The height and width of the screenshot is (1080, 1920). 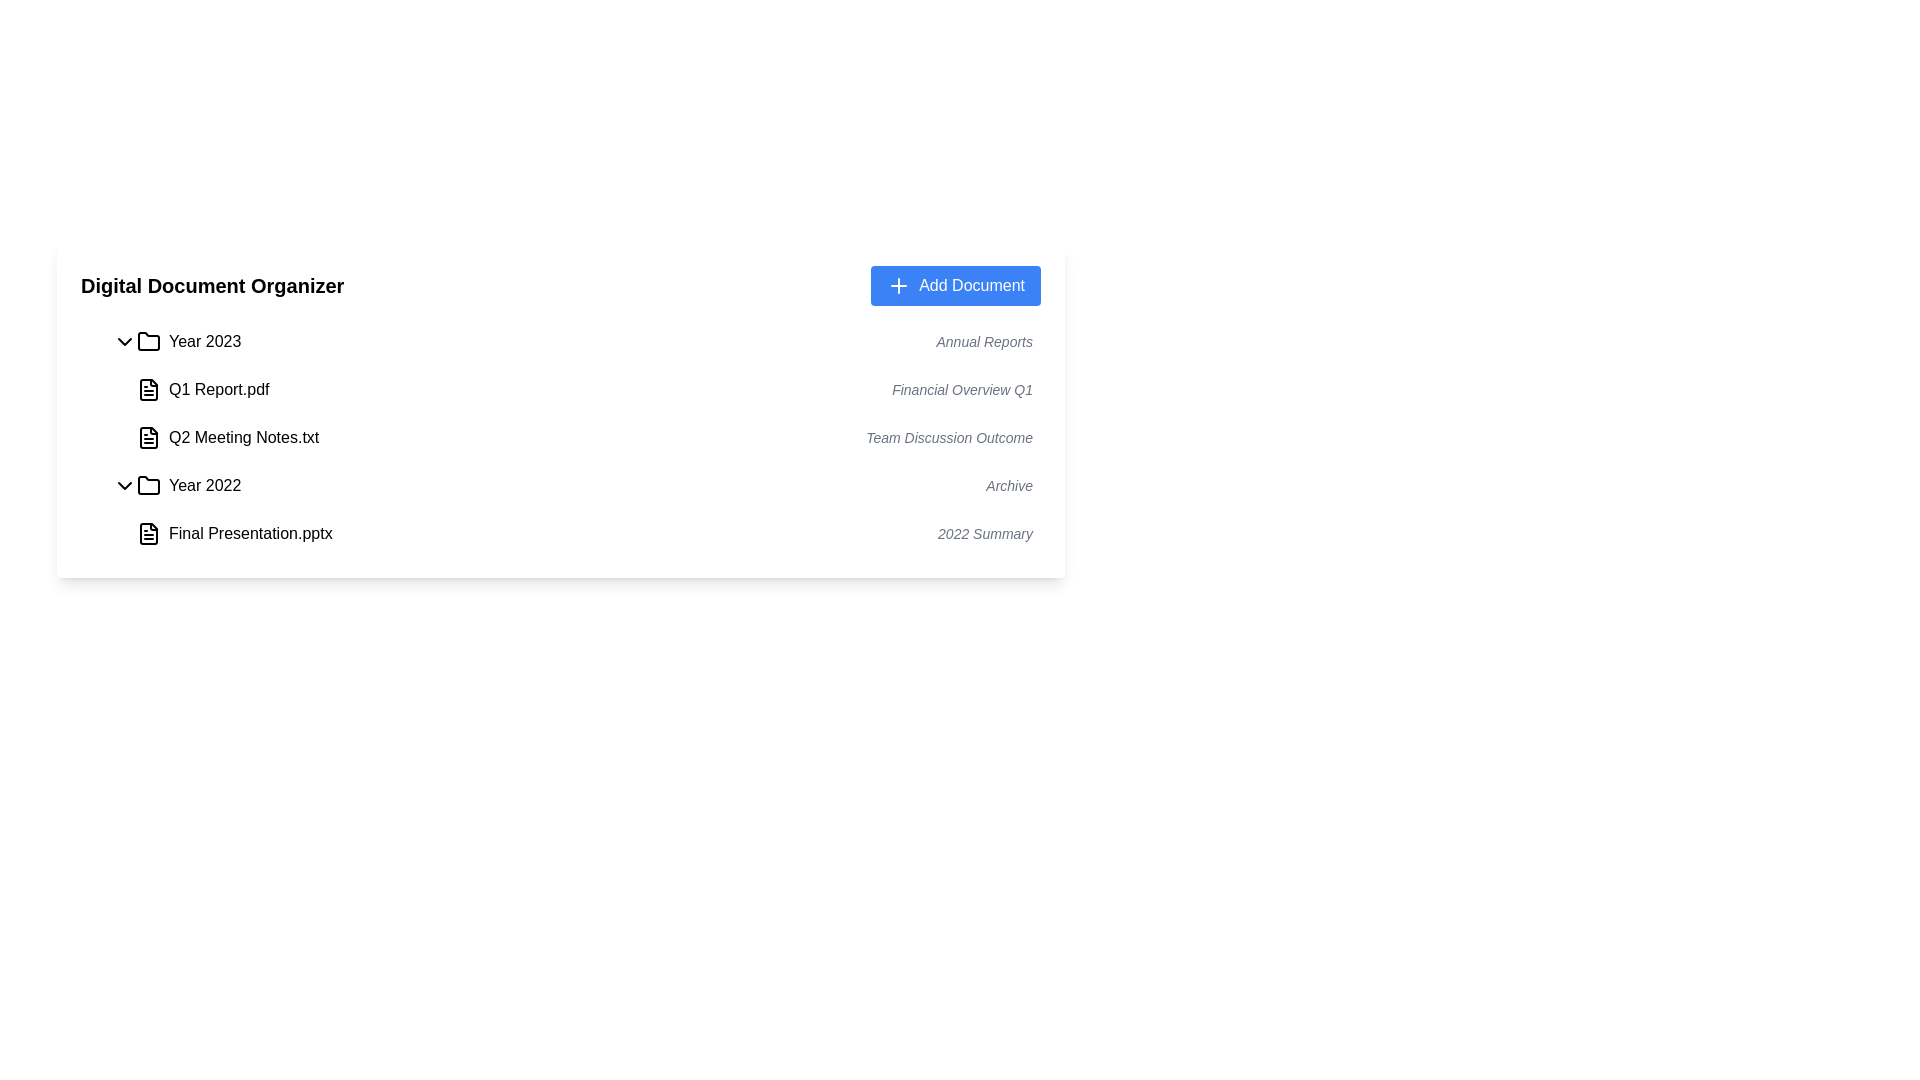 What do you see at coordinates (147, 532) in the screenshot?
I see `the document file icon located at the extreme left of the row labeled 'Final Presentation.pptx - 2022 Summary'` at bounding box center [147, 532].